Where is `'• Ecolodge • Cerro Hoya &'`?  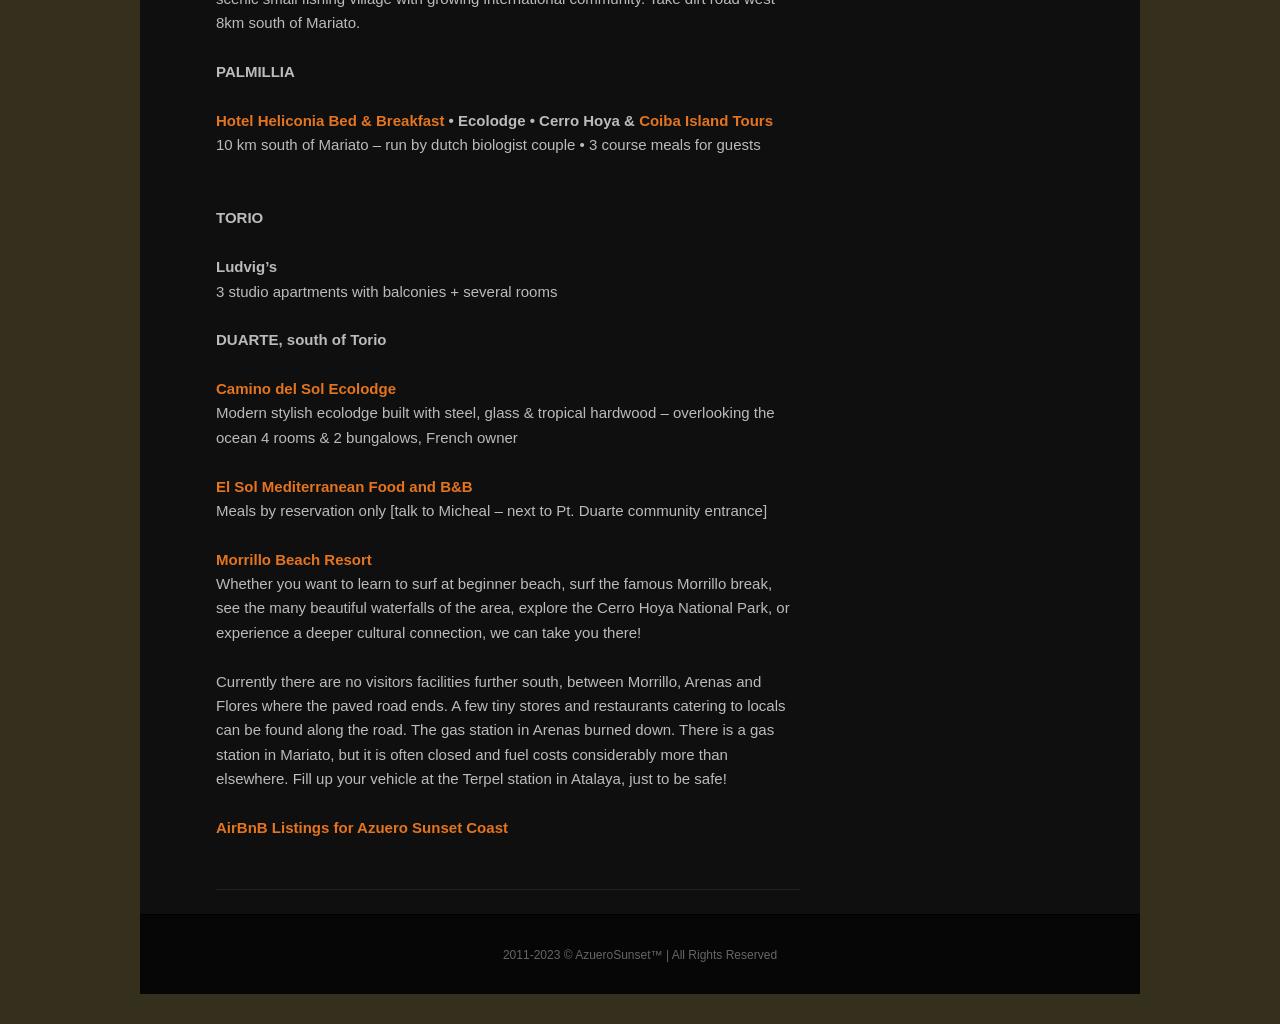 '• Ecolodge • Cerro Hoya &' is located at coordinates (541, 119).